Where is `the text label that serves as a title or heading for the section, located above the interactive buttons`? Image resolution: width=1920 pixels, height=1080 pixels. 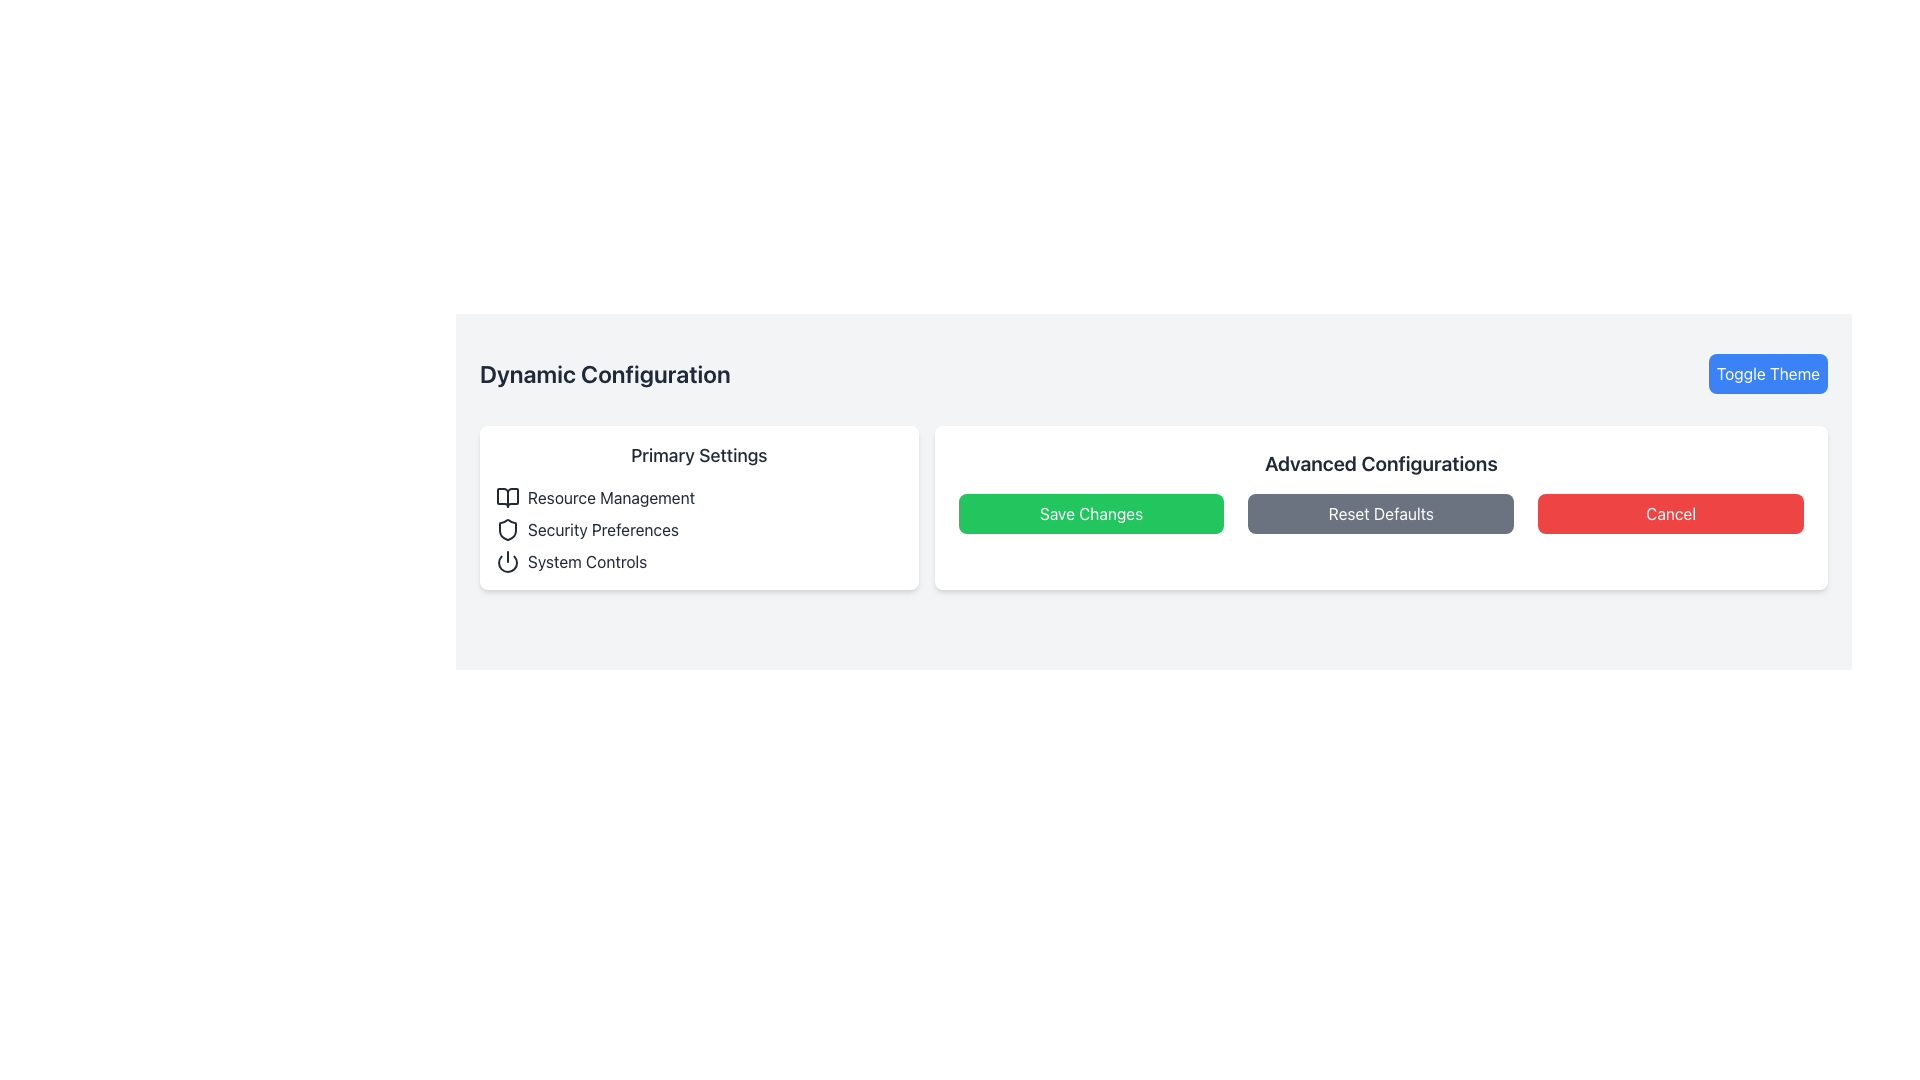 the text label that serves as a title or heading for the section, located above the interactive buttons is located at coordinates (1380, 463).